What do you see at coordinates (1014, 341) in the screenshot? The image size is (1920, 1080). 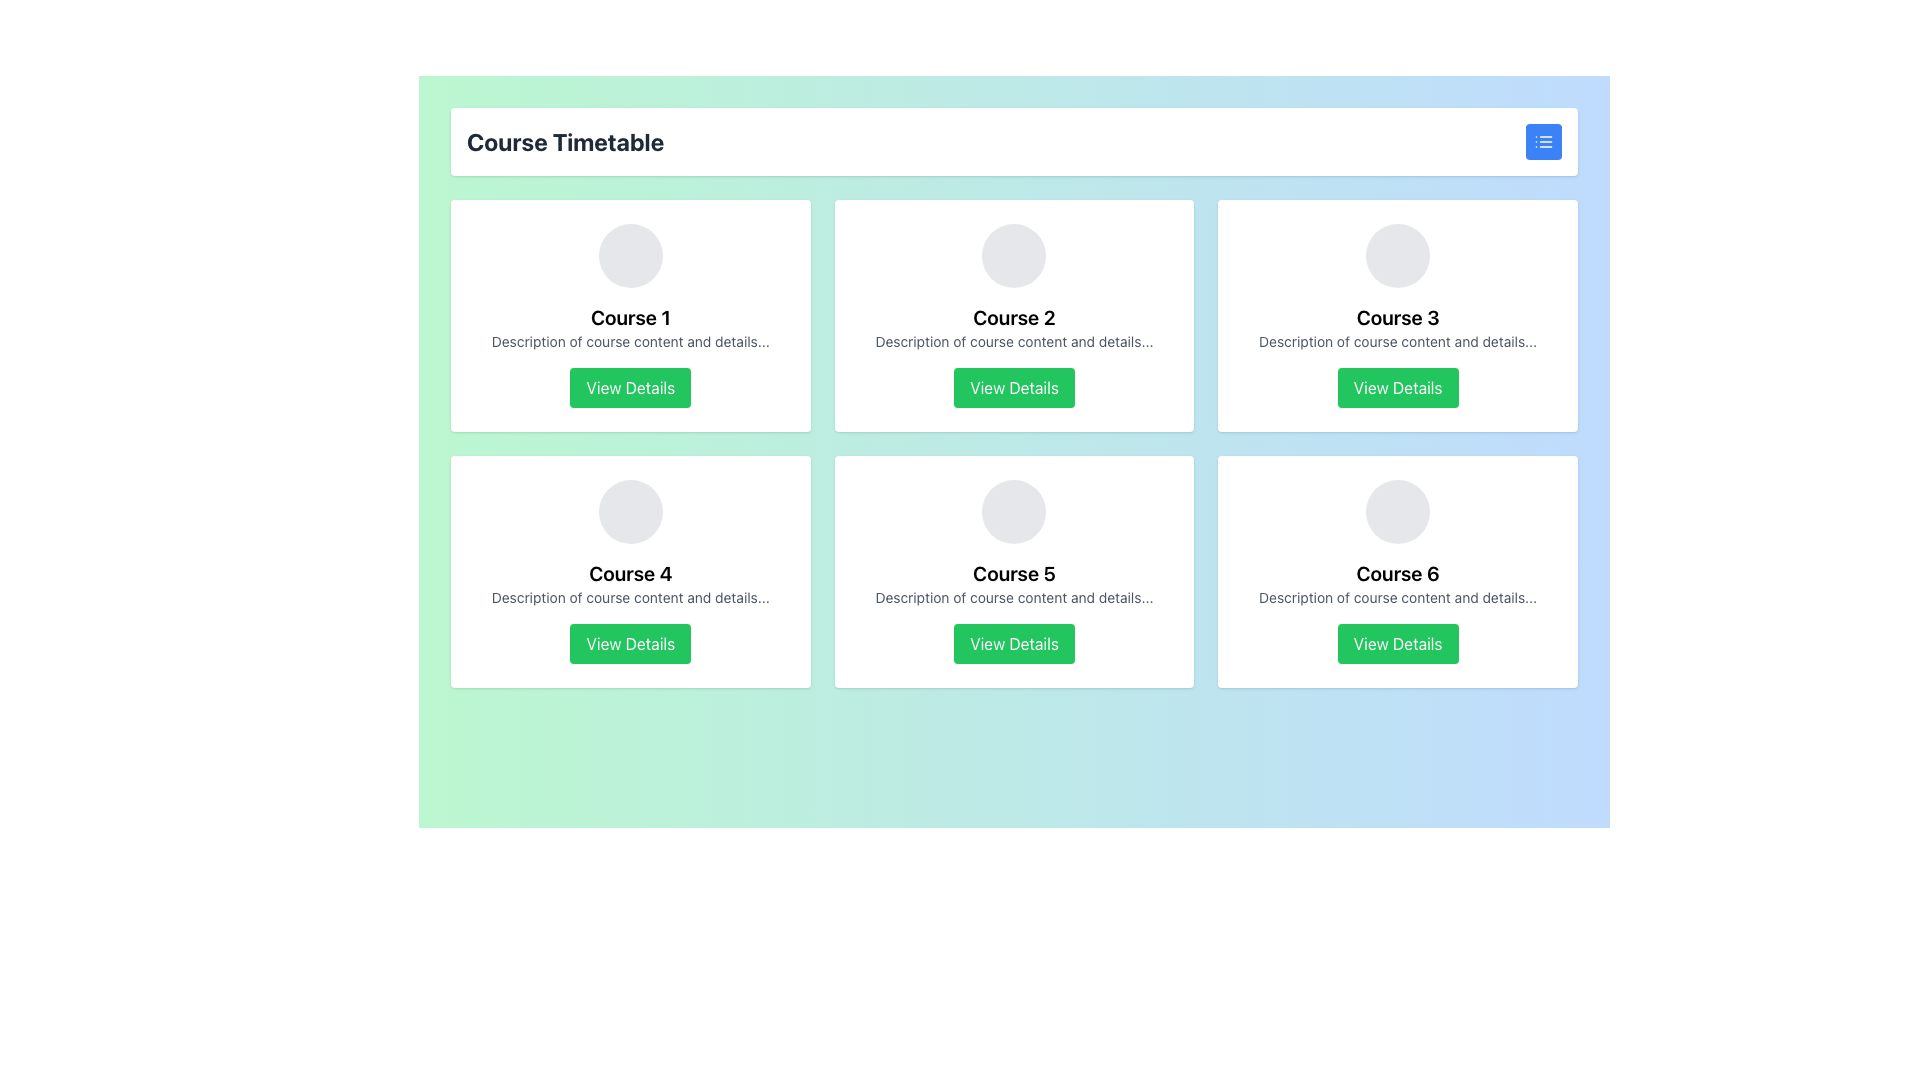 I see `the descriptive text element located within the 'Course 2' card, positioned below the title and above the 'View Details' button` at bounding box center [1014, 341].